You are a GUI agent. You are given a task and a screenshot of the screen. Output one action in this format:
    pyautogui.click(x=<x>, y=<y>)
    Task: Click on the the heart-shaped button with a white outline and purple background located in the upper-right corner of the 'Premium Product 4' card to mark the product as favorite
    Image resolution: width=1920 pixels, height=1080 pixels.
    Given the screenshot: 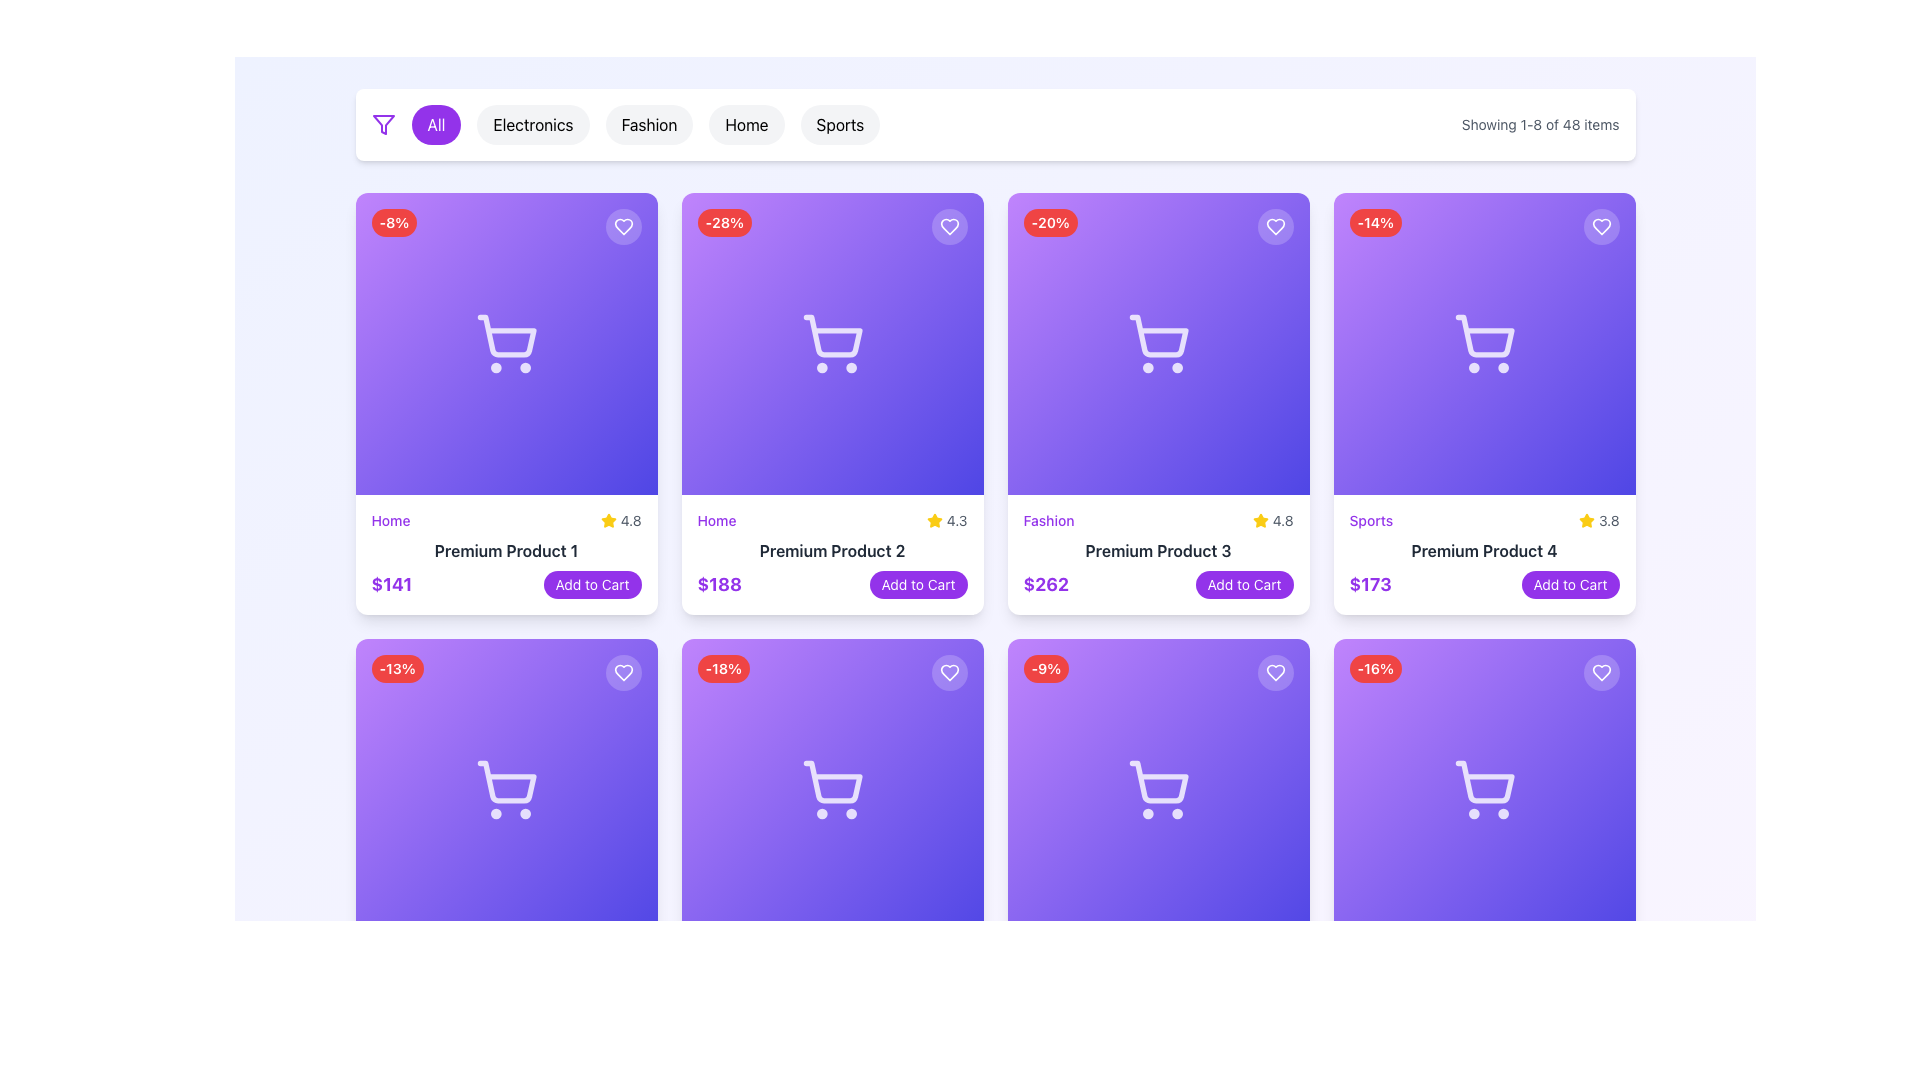 What is the action you would take?
    pyautogui.click(x=1601, y=226)
    